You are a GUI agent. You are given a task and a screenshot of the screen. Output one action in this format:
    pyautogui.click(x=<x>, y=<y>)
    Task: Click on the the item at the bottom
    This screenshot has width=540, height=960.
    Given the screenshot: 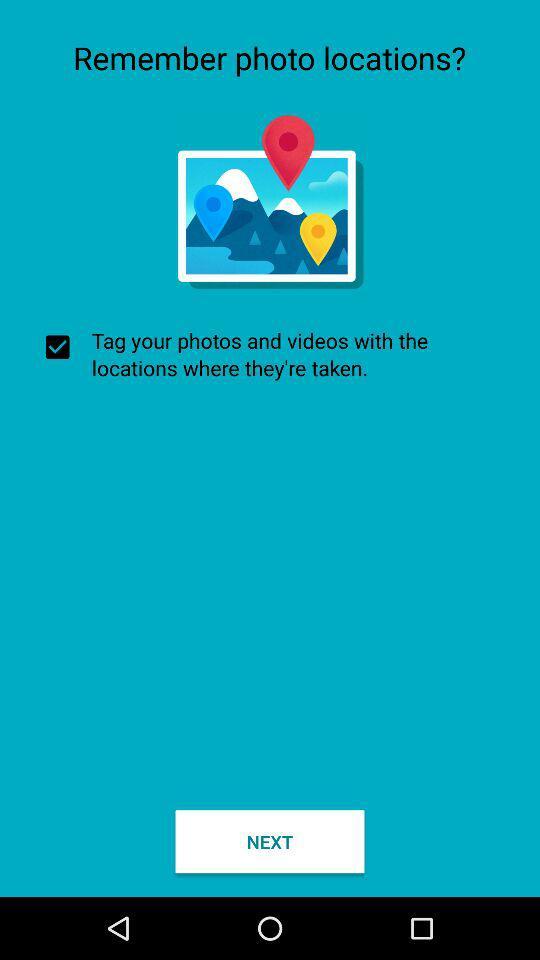 What is the action you would take?
    pyautogui.click(x=270, y=840)
    